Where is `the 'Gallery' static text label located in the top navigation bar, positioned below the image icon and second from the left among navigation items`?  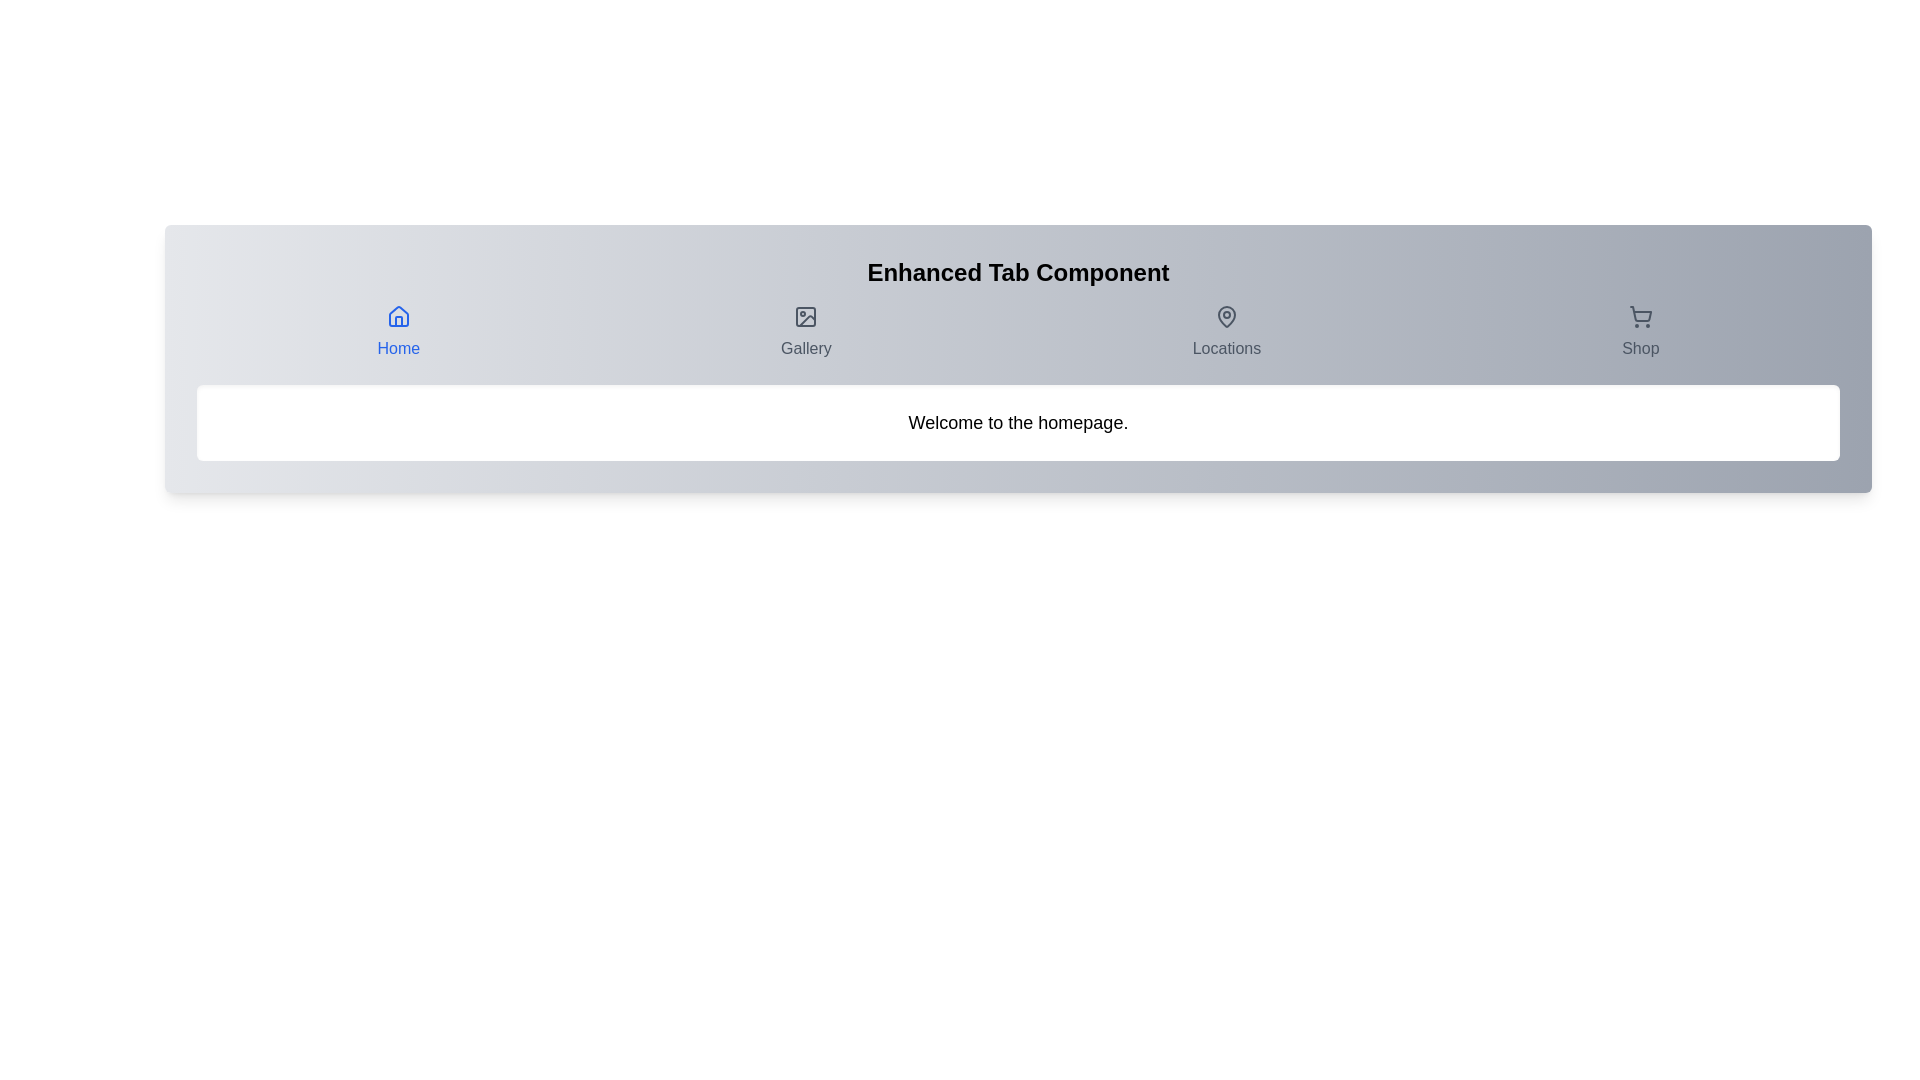
the 'Gallery' static text label located in the top navigation bar, positioned below the image icon and second from the left among navigation items is located at coordinates (806, 347).